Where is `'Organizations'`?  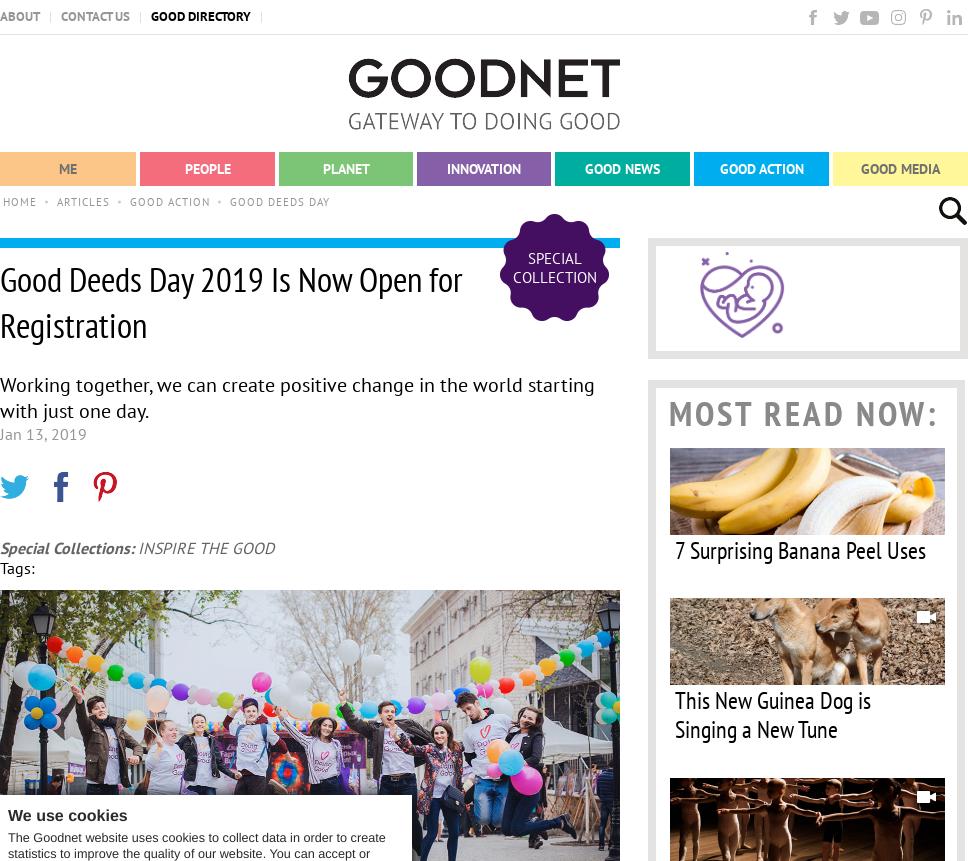 'Organizations' is located at coordinates (759, 205).